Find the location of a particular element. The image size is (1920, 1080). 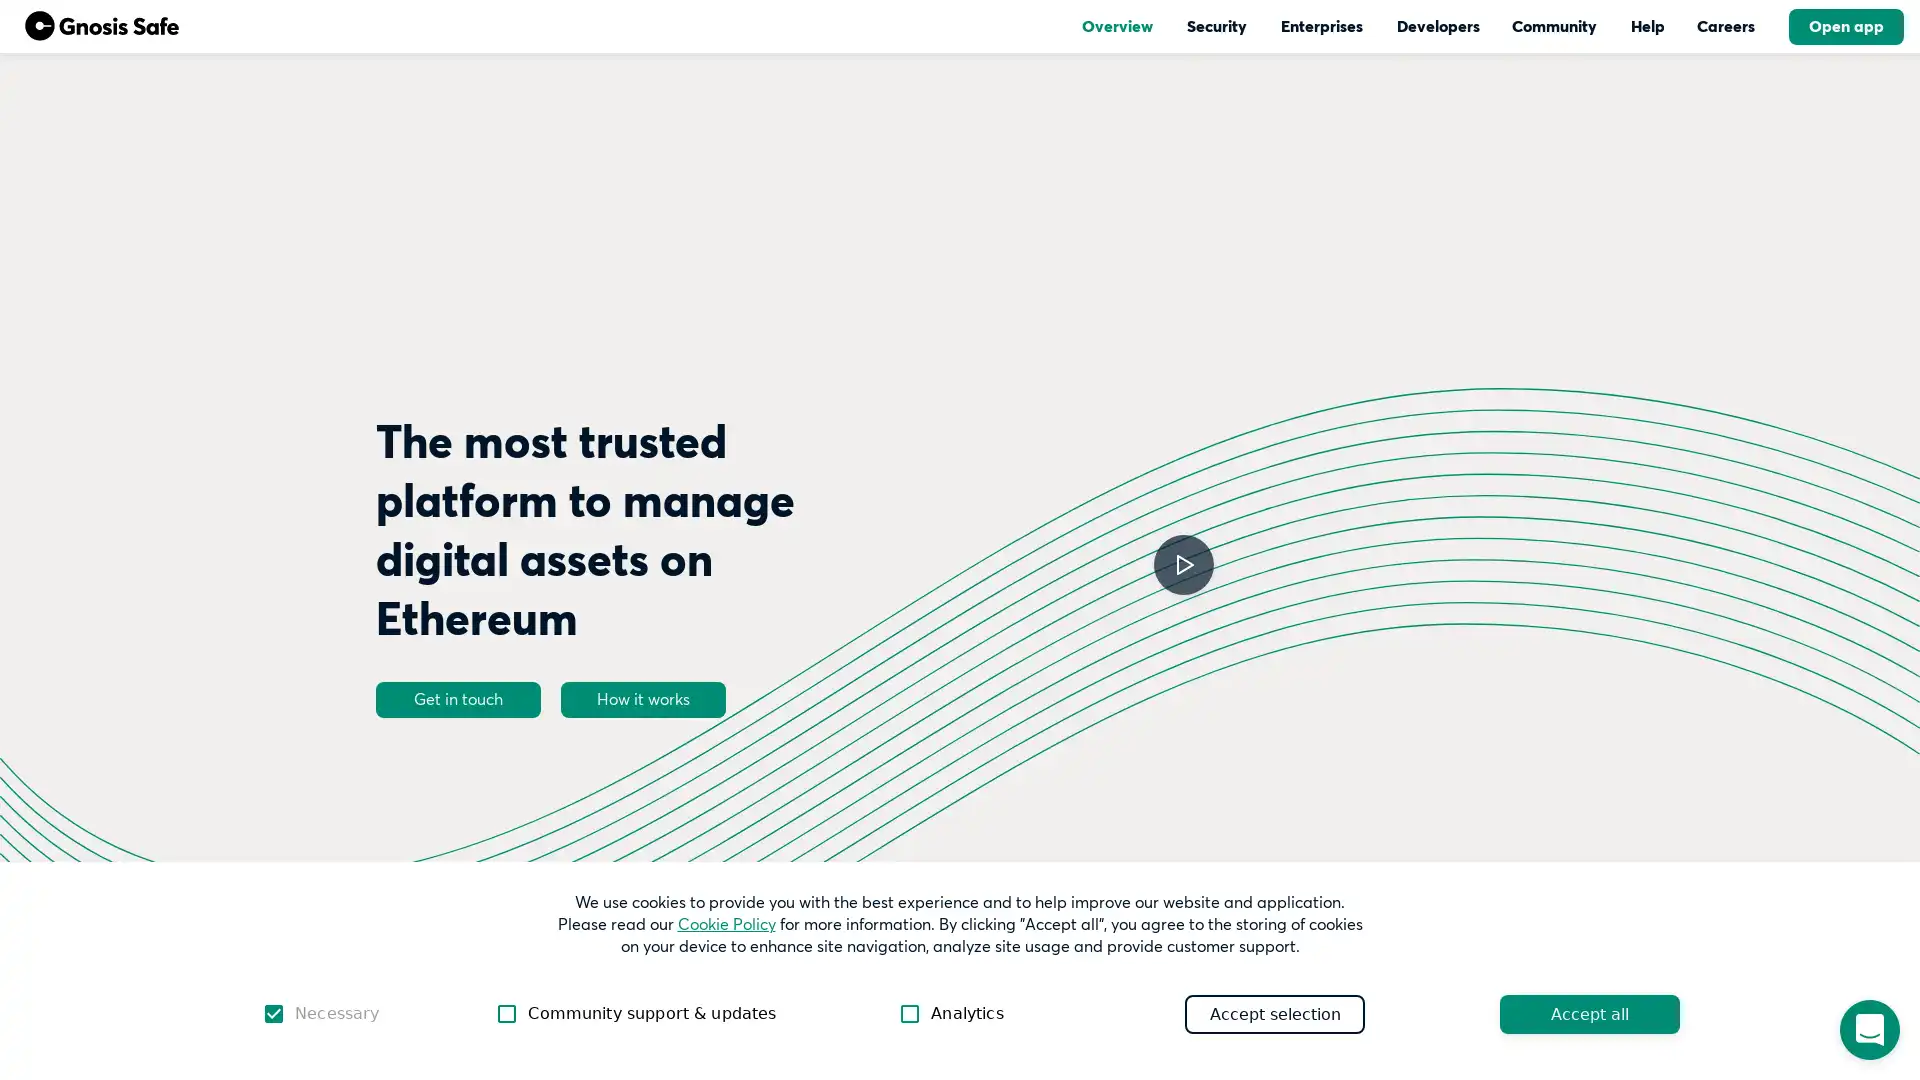

Accept selection is located at coordinates (1274, 1013).